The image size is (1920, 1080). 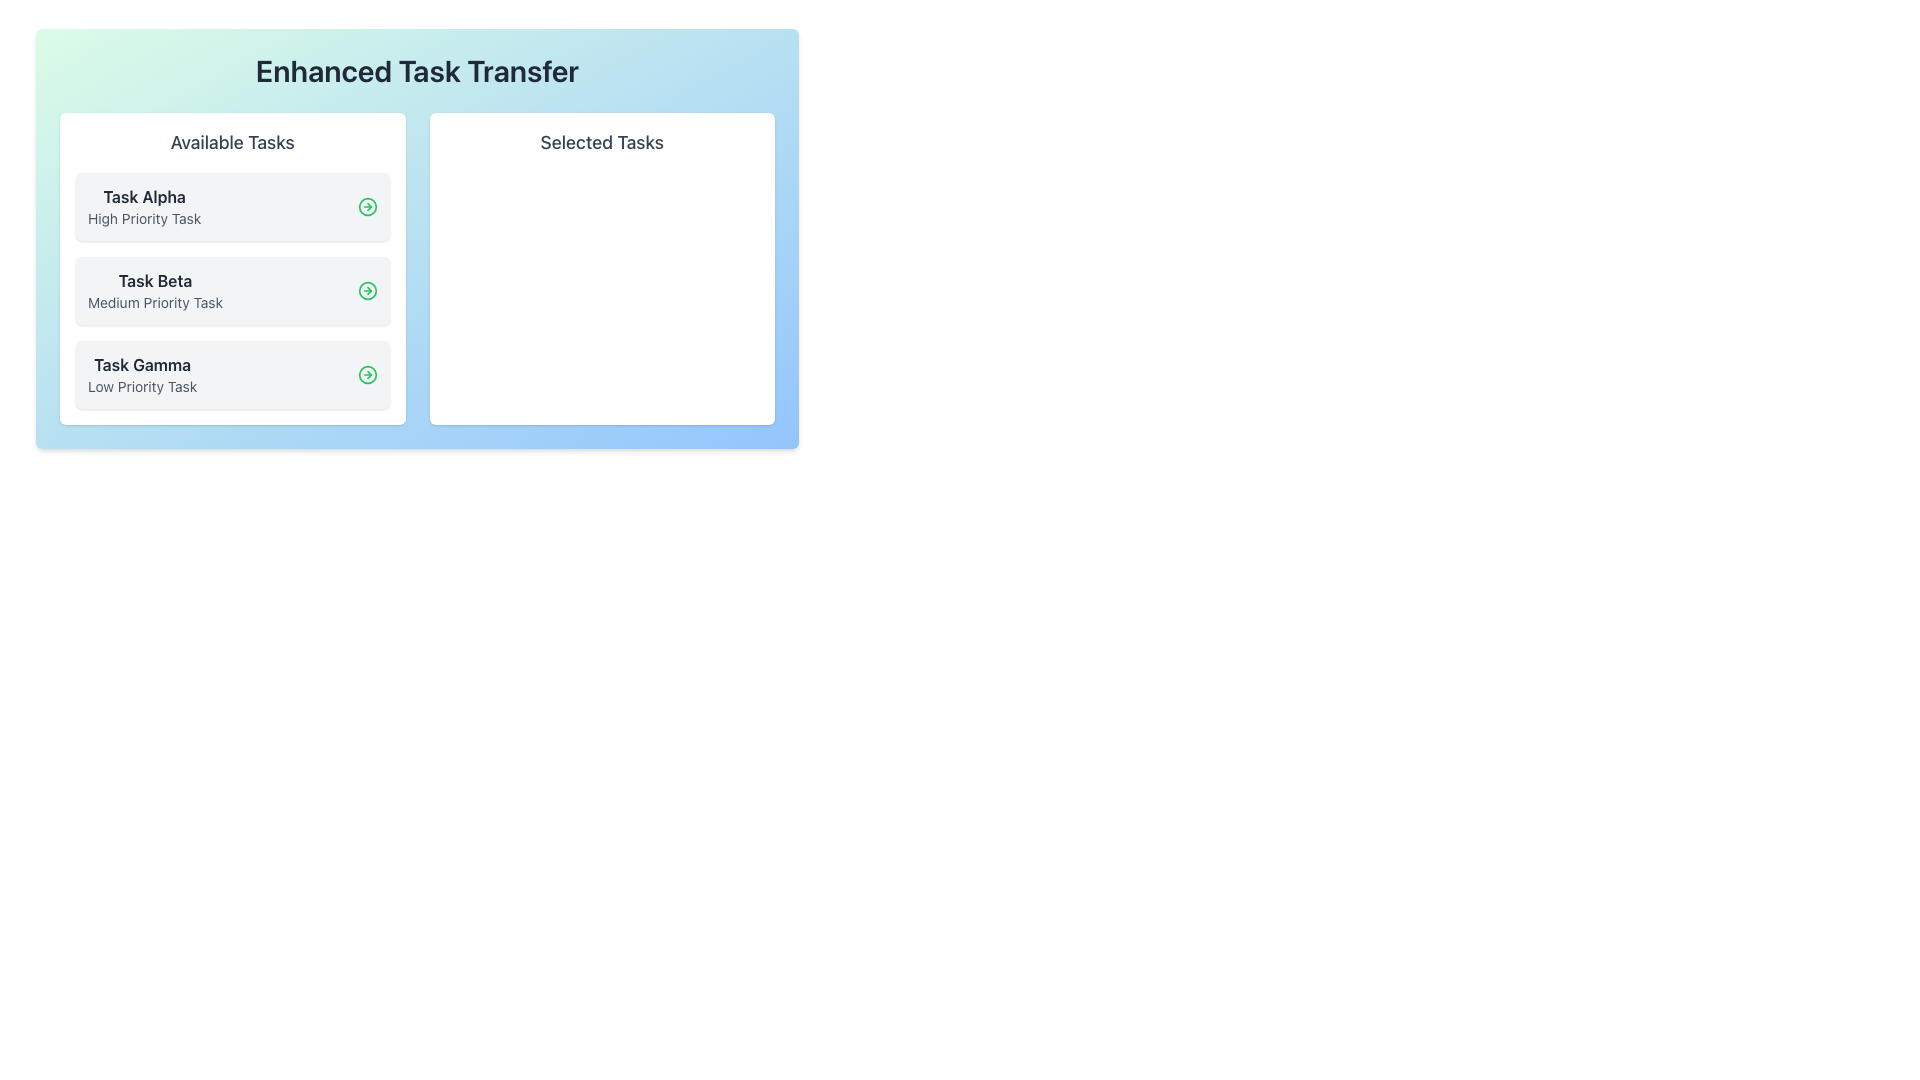 I want to click on the Text label that serves as a title for the task, positioned above 'Low Priority Task' in the 'Available Tasks' panel, so click(x=141, y=365).